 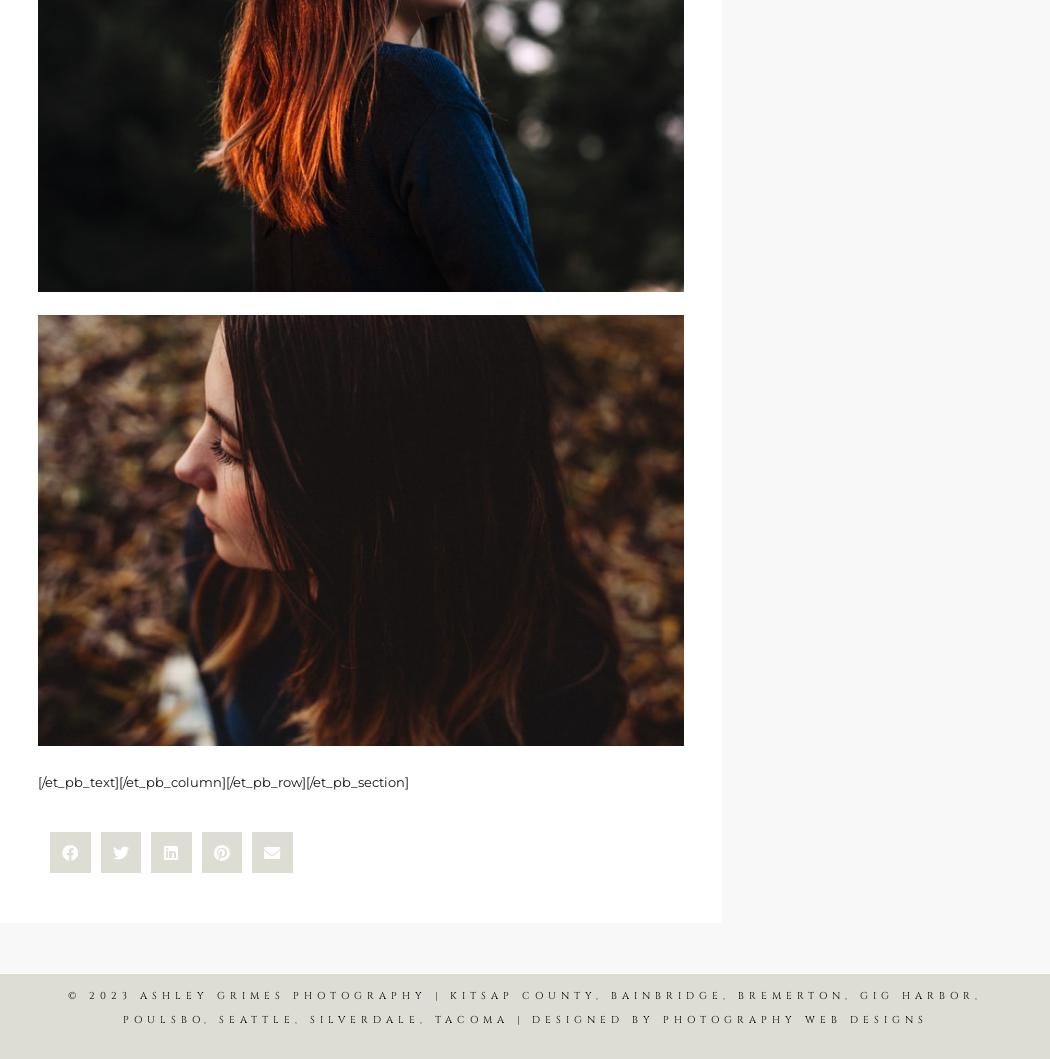 I want to click on 'SEATTLE', so click(x=255, y=1017).